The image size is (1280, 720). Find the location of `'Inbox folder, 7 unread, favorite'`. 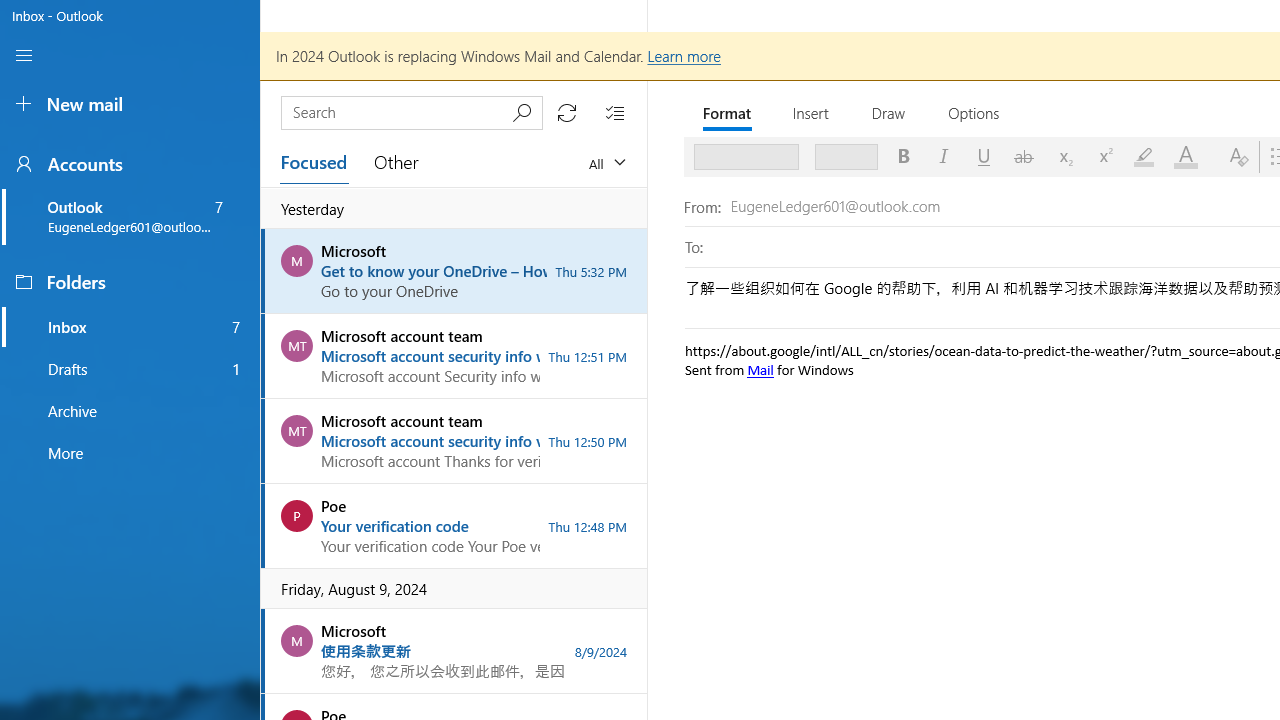

'Inbox folder, 7 unread, favorite' is located at coordinates (128, 325).